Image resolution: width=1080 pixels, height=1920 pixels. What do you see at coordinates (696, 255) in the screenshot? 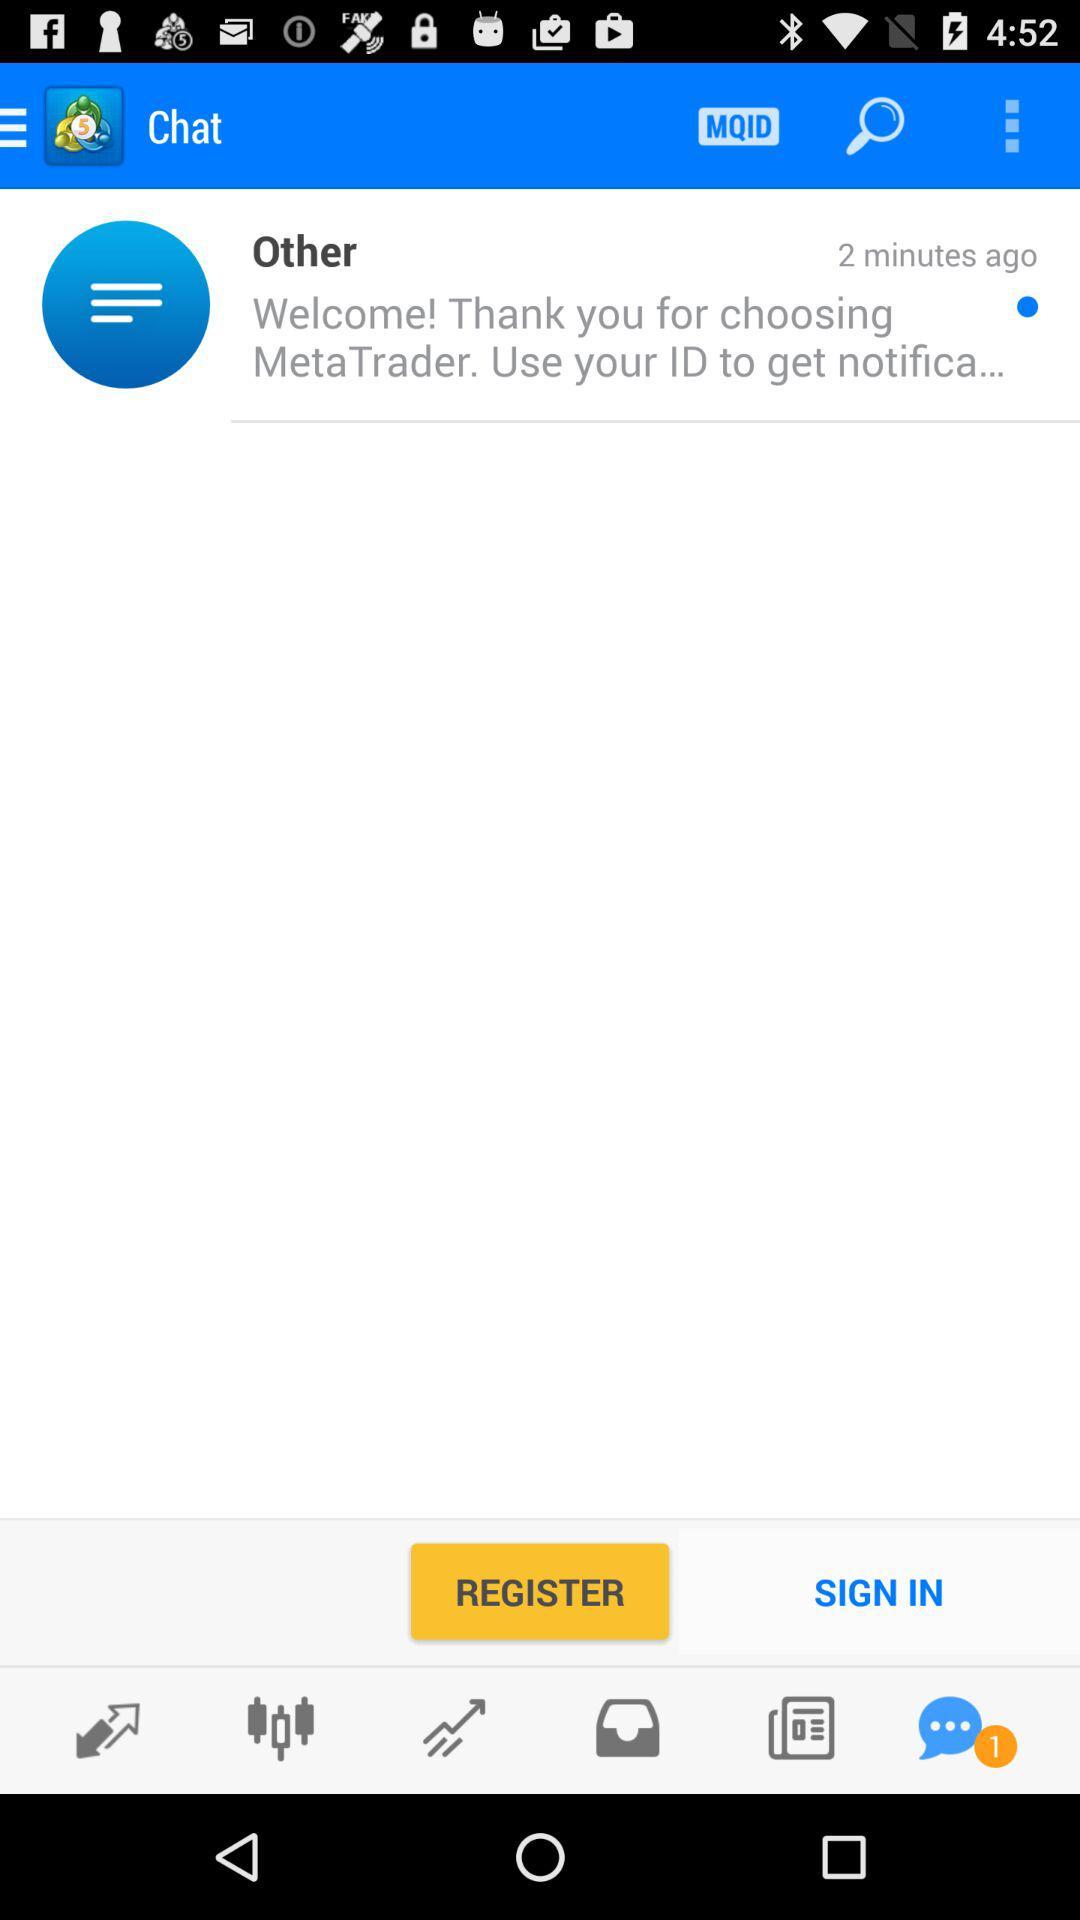
I see `the item above welcome thank you` at bounding box center [696, 255].